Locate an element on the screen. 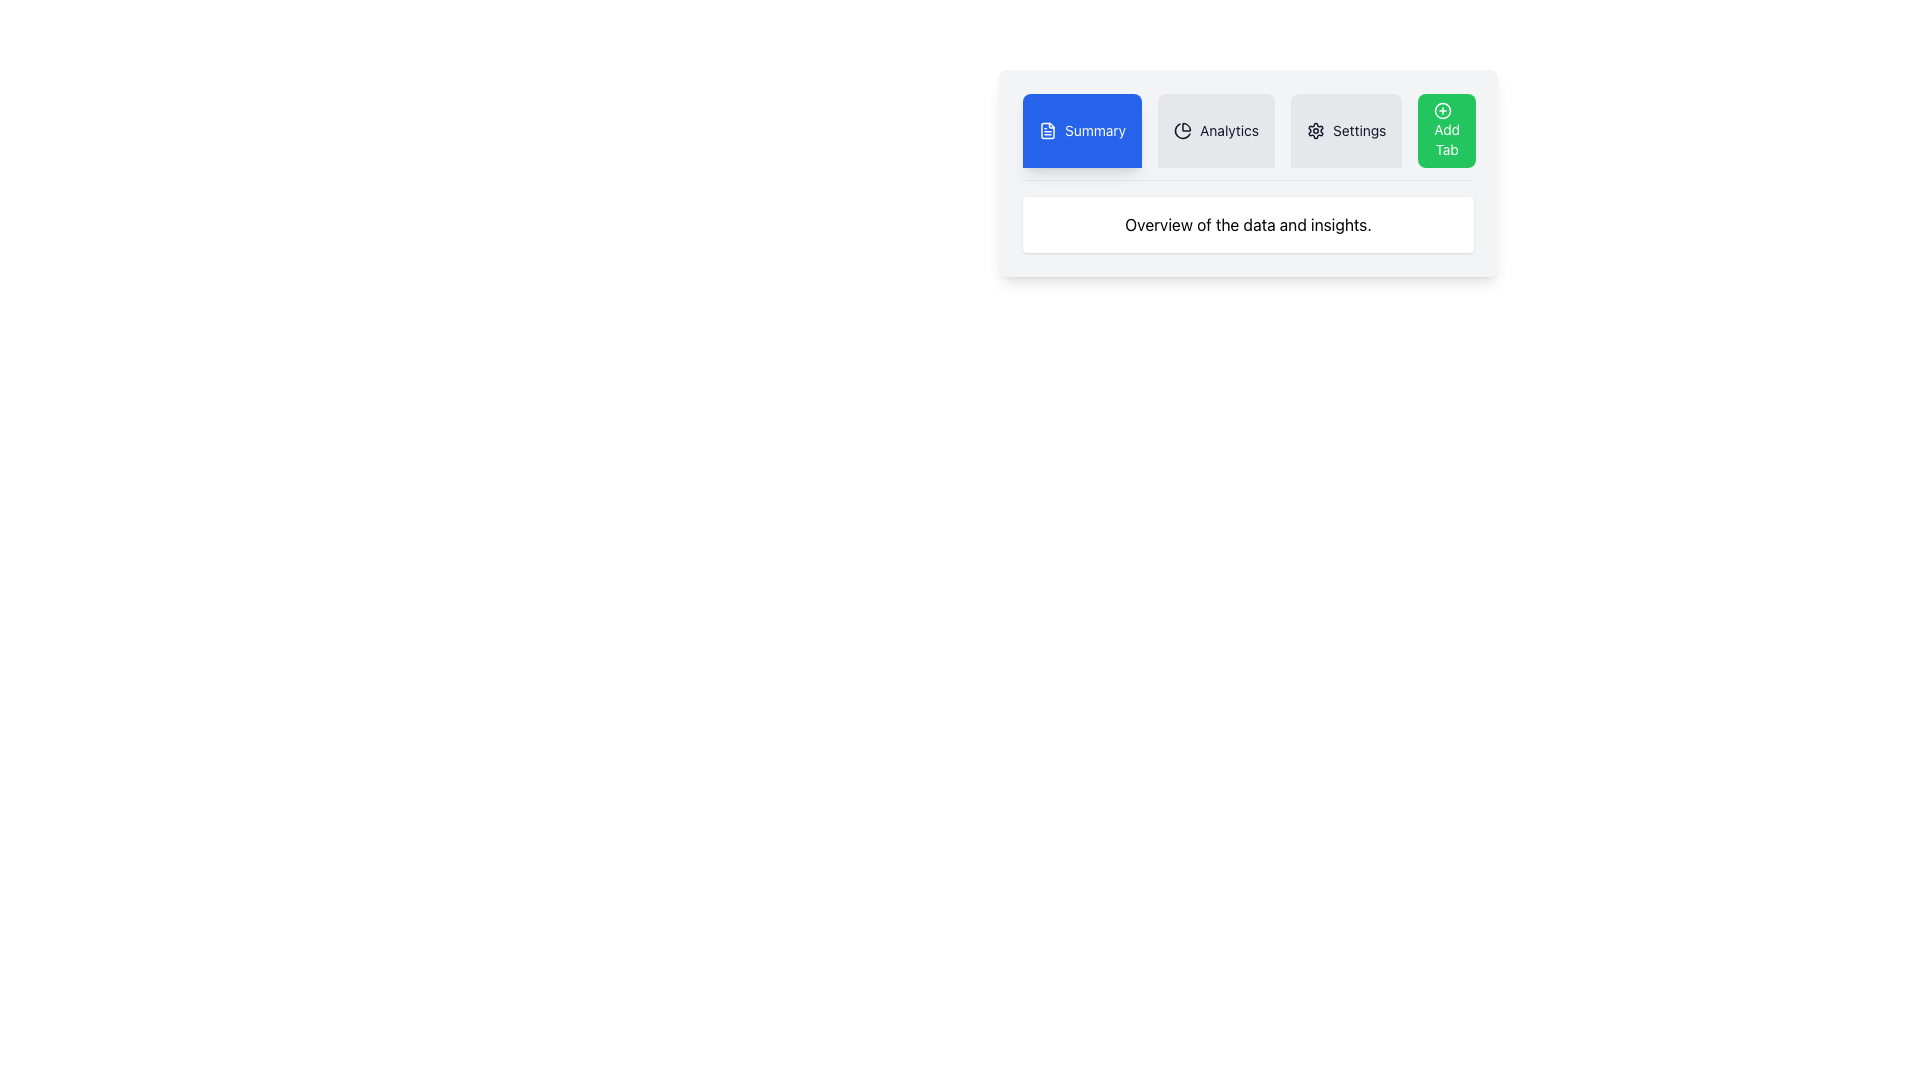  the second button in the row of four buttons located between the 'Summary' and 'Settings' buttons is located at coordinates (1215, 131).